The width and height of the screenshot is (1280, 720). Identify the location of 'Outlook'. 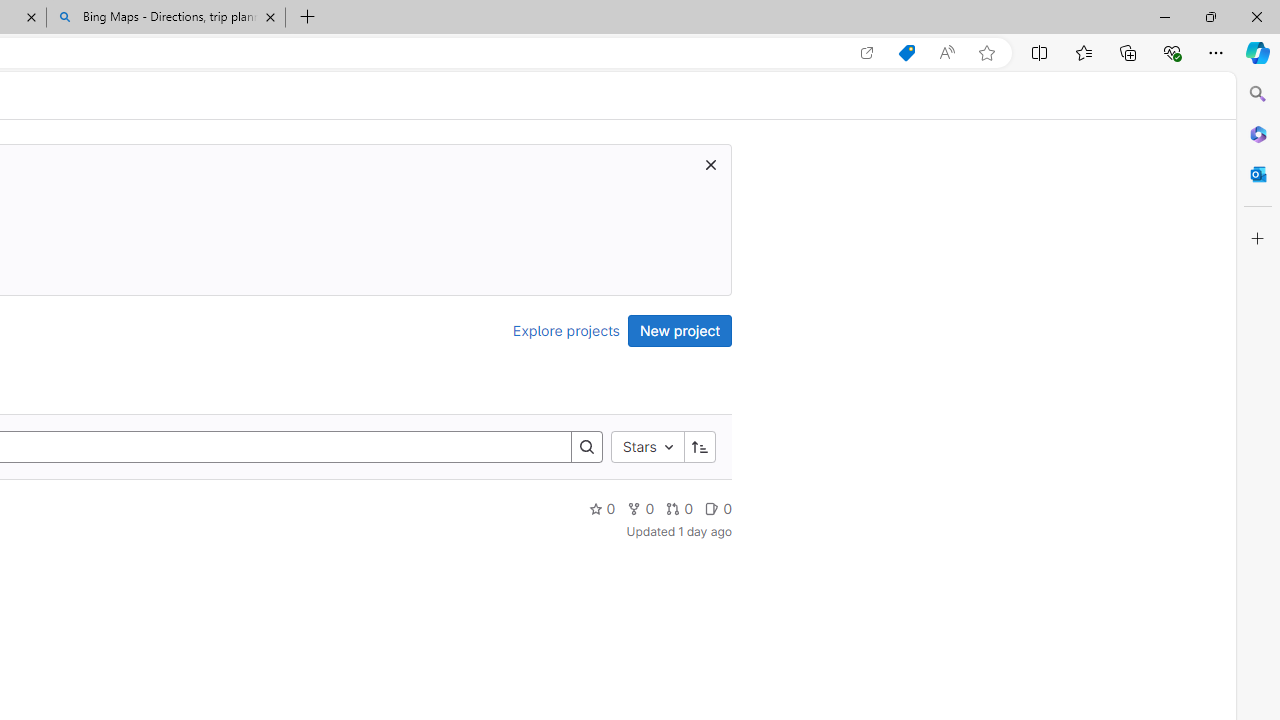
(1257, 173).